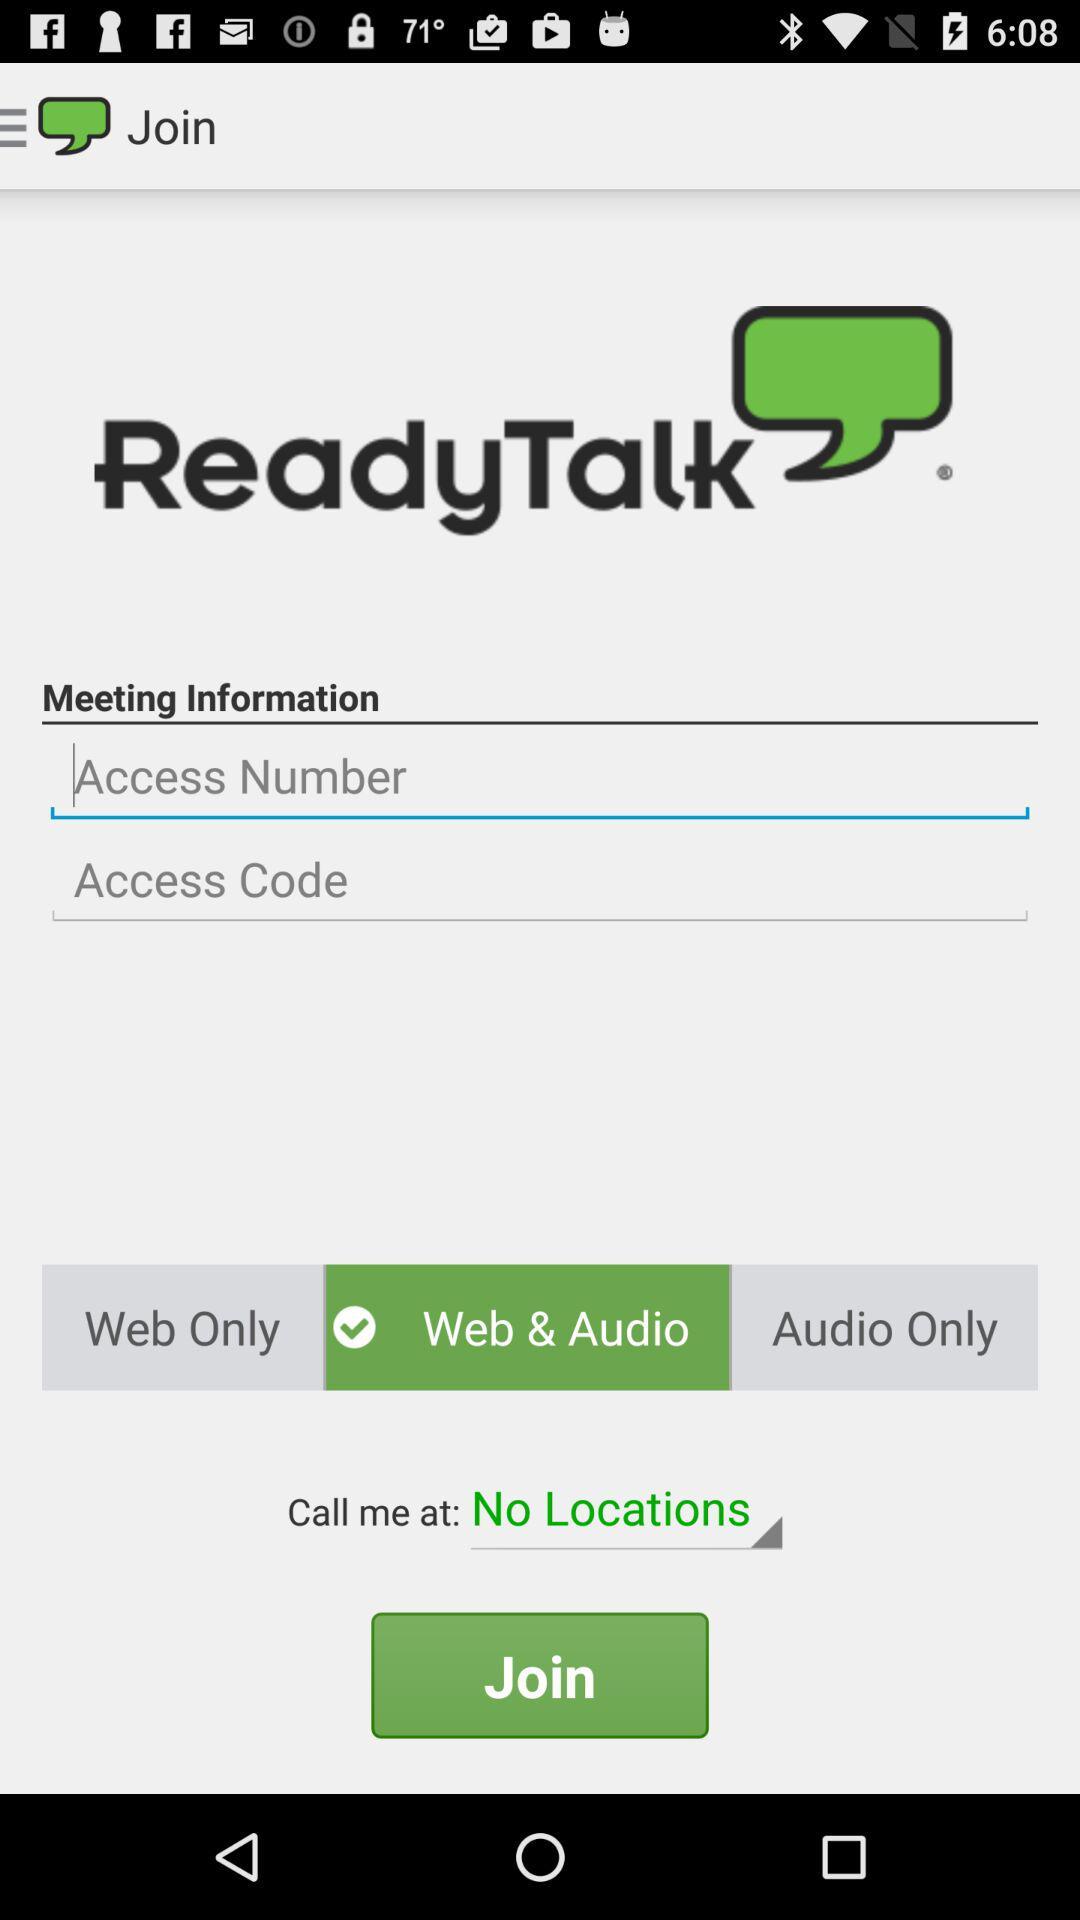  I want to click on access code, so click(540, 879).